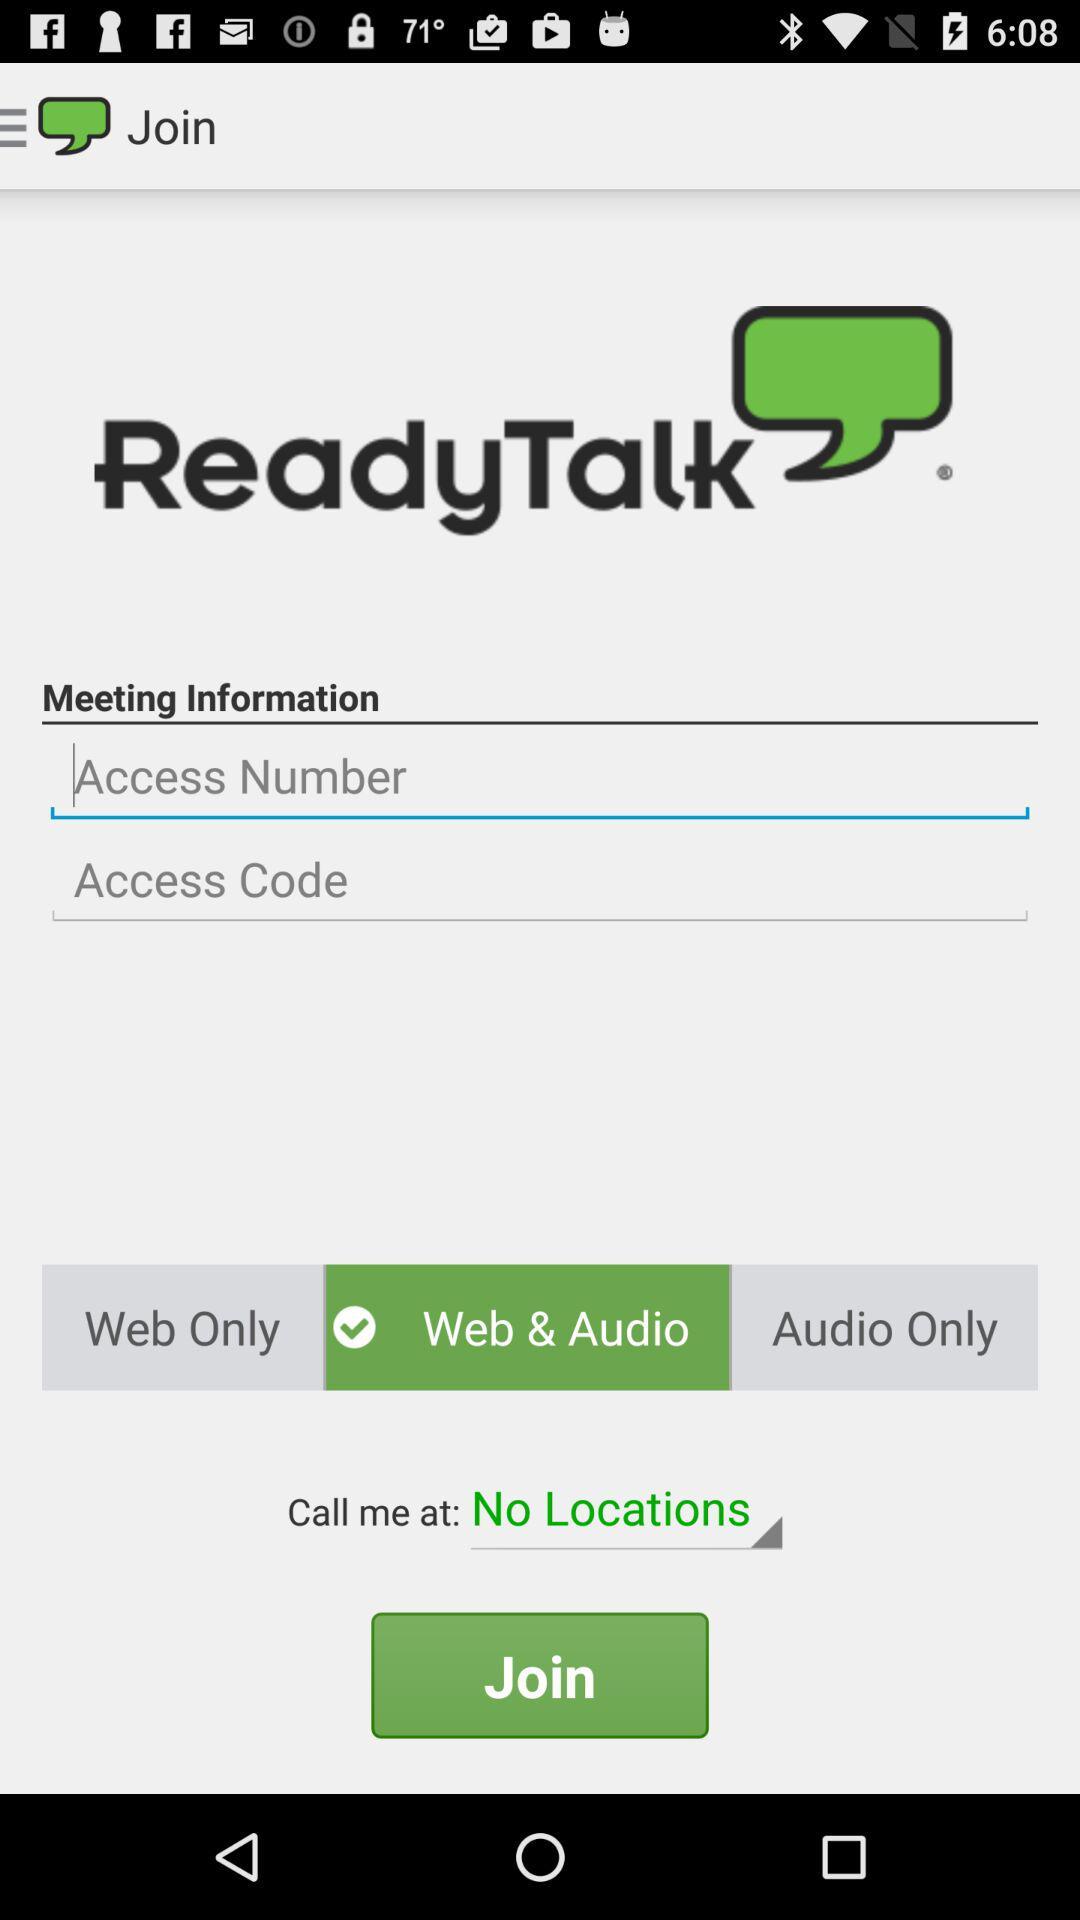  I want to click on access code, so click(540, 879).